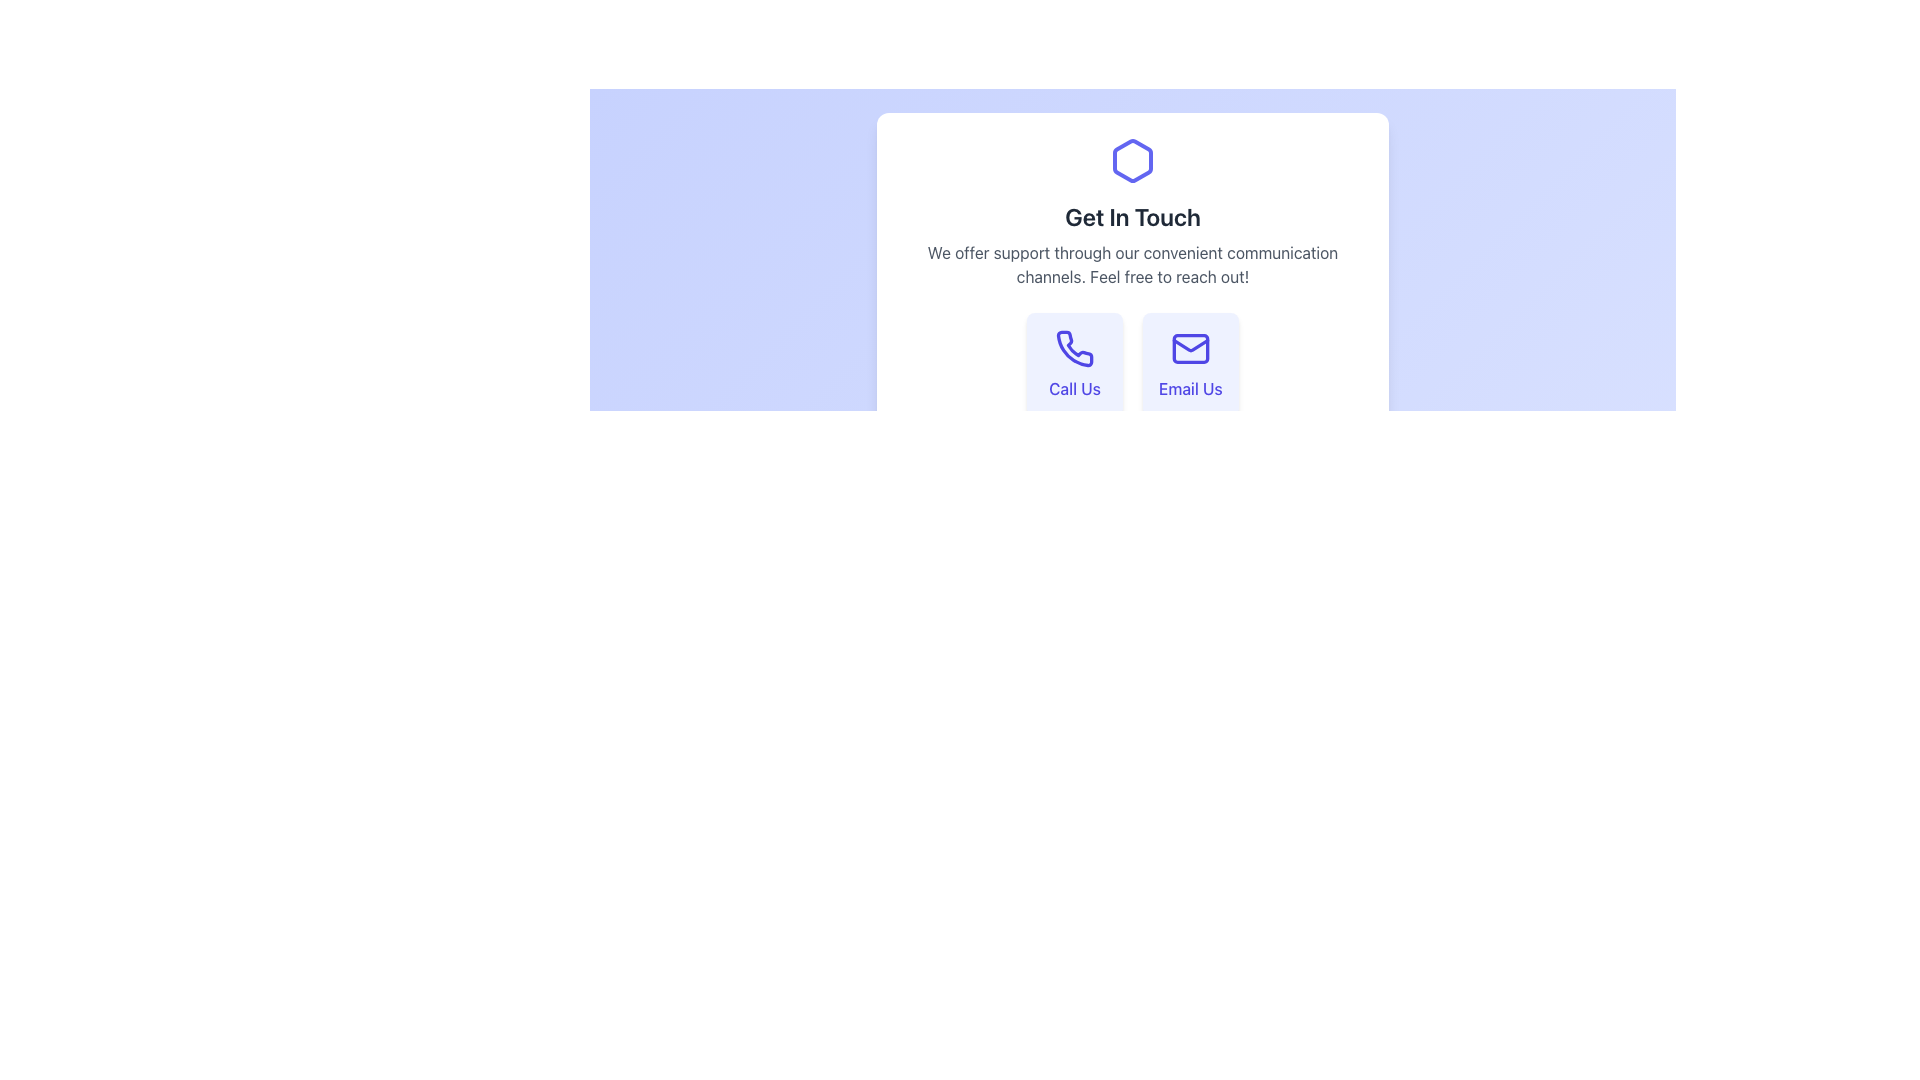  What do you see at coordinates (1074, 347) in the screenshot?
I see `the indigo phone receiver icon in the 'Call Us' communication section, located to the left of the mail icon` at bounding box center [1074, 347].